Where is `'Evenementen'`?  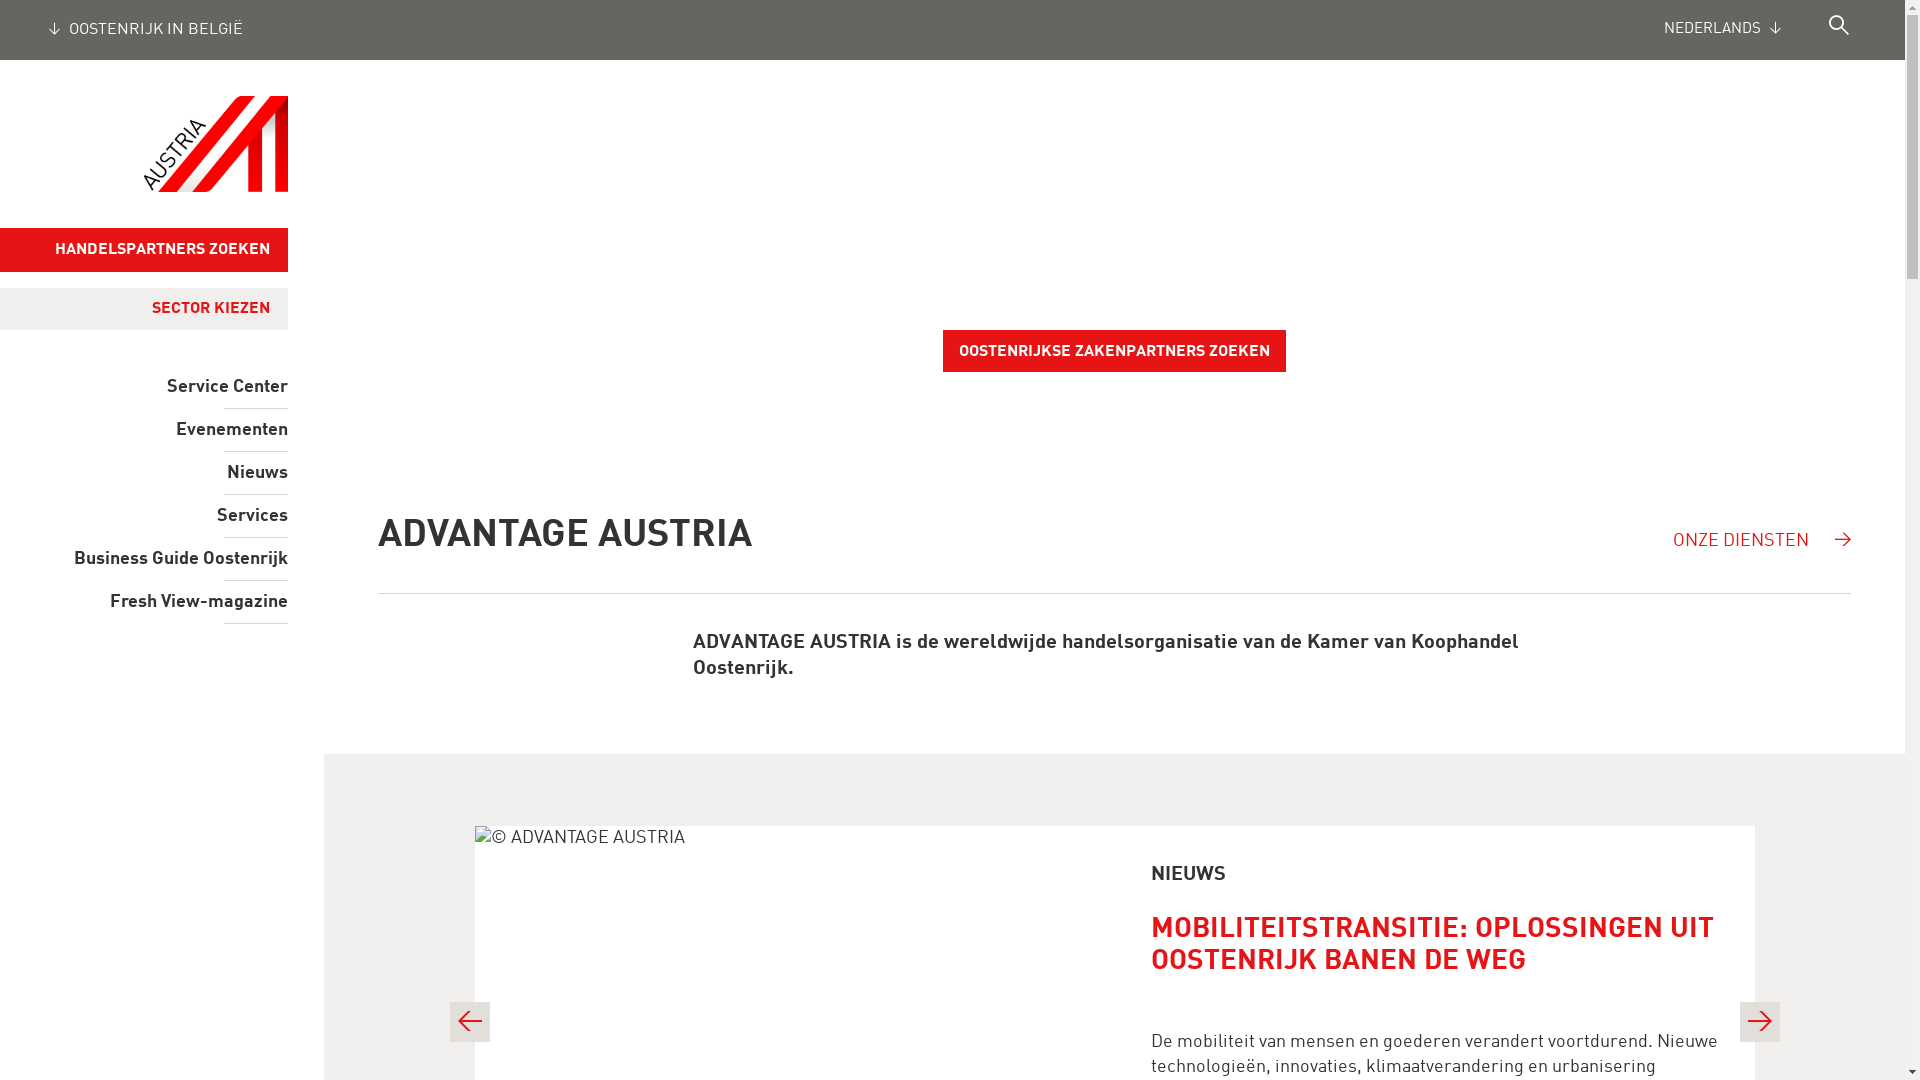
'Evenementen' is located at coordinates (143, 428).